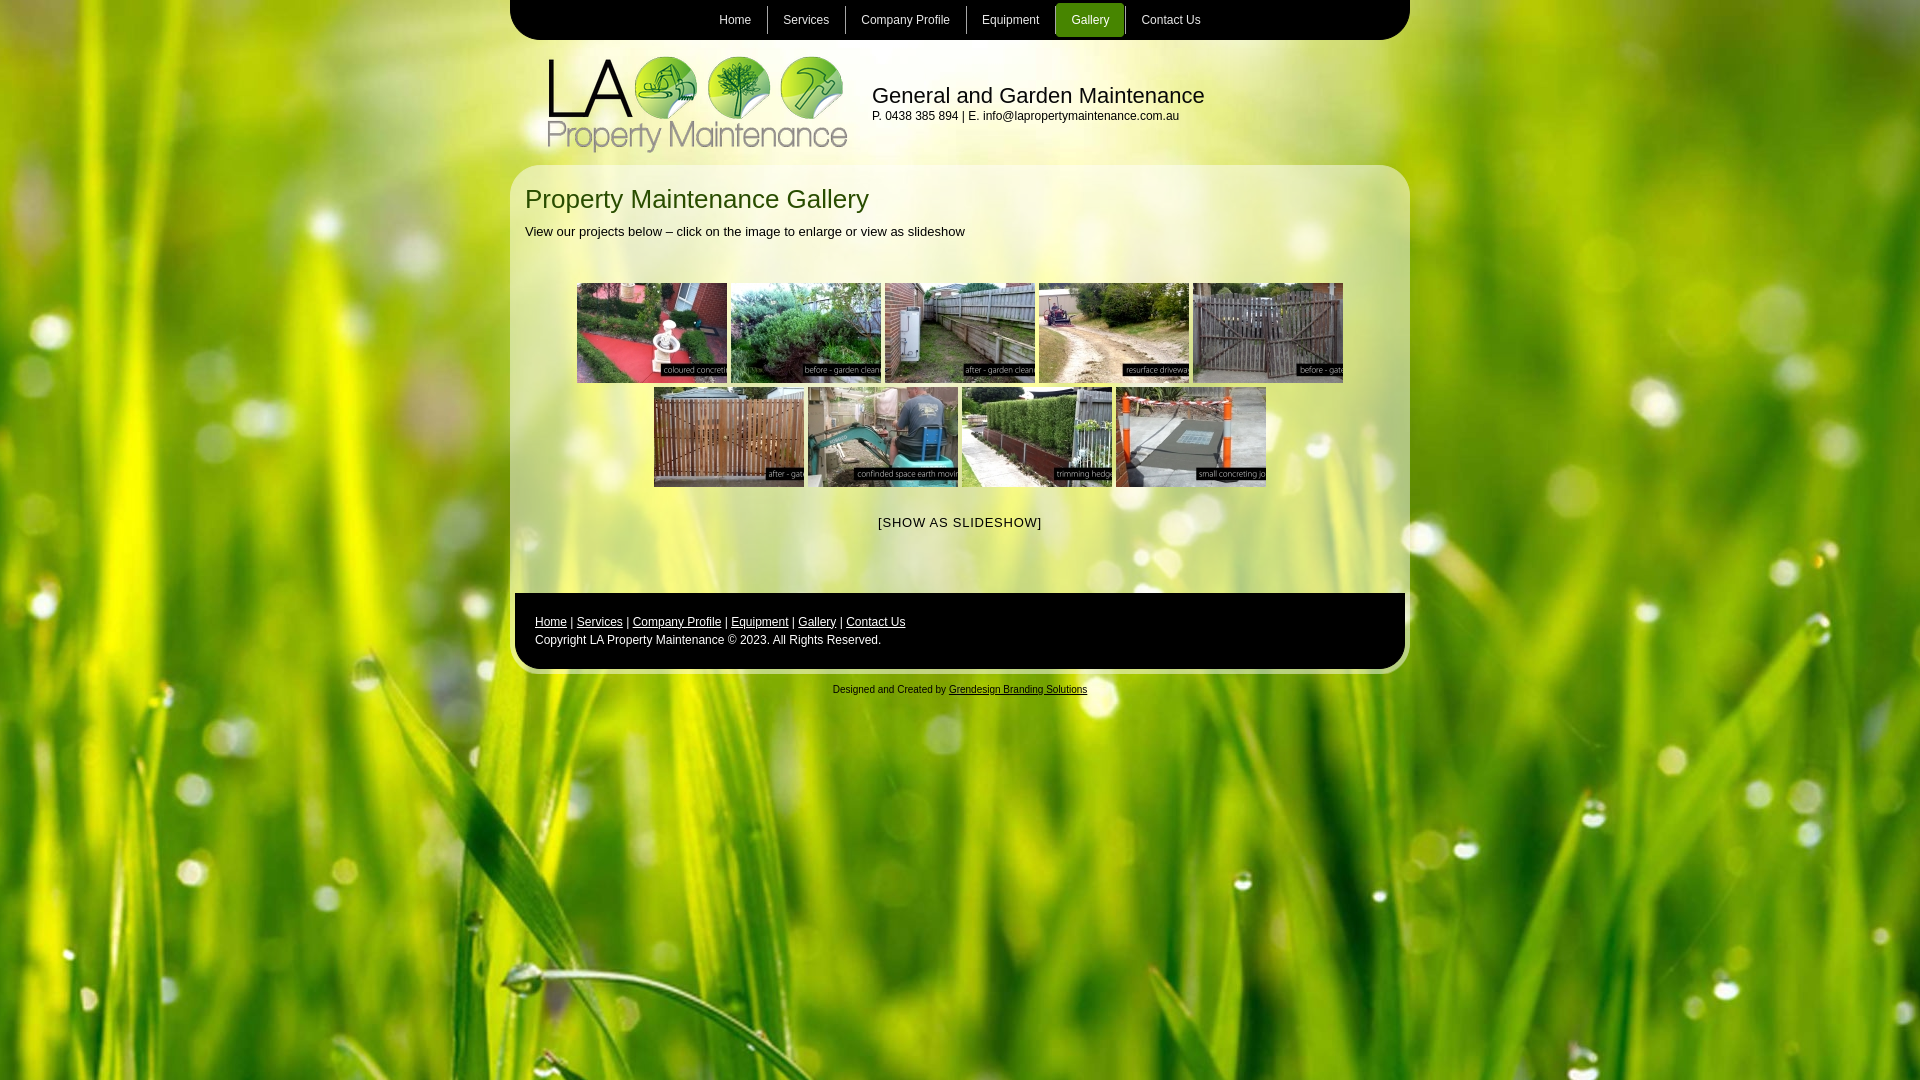 The height and width of the screenshot is (1080, 1920). Describe the element at coordinates (1036, 435) in the screenshot. I see `'la-property-maintenance-hedging'` at that location.